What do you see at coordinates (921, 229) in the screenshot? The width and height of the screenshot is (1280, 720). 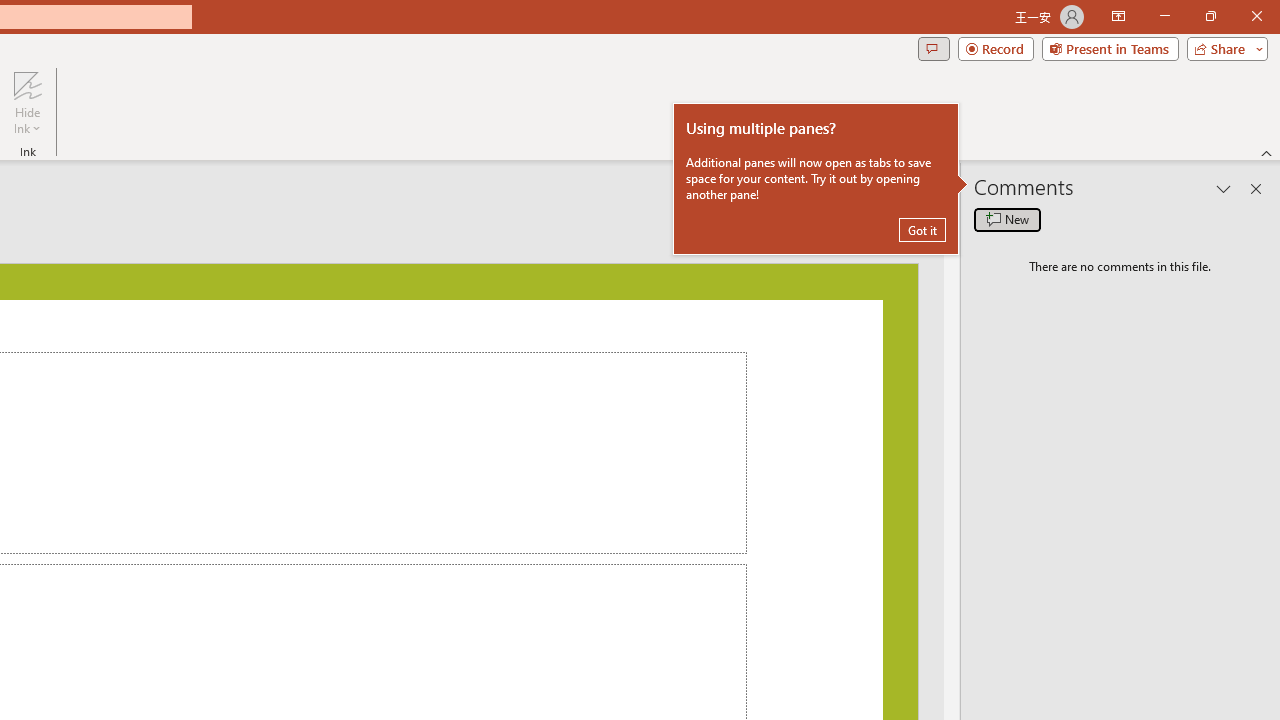 I see `'Got it'` at bounding box center [921, 229].